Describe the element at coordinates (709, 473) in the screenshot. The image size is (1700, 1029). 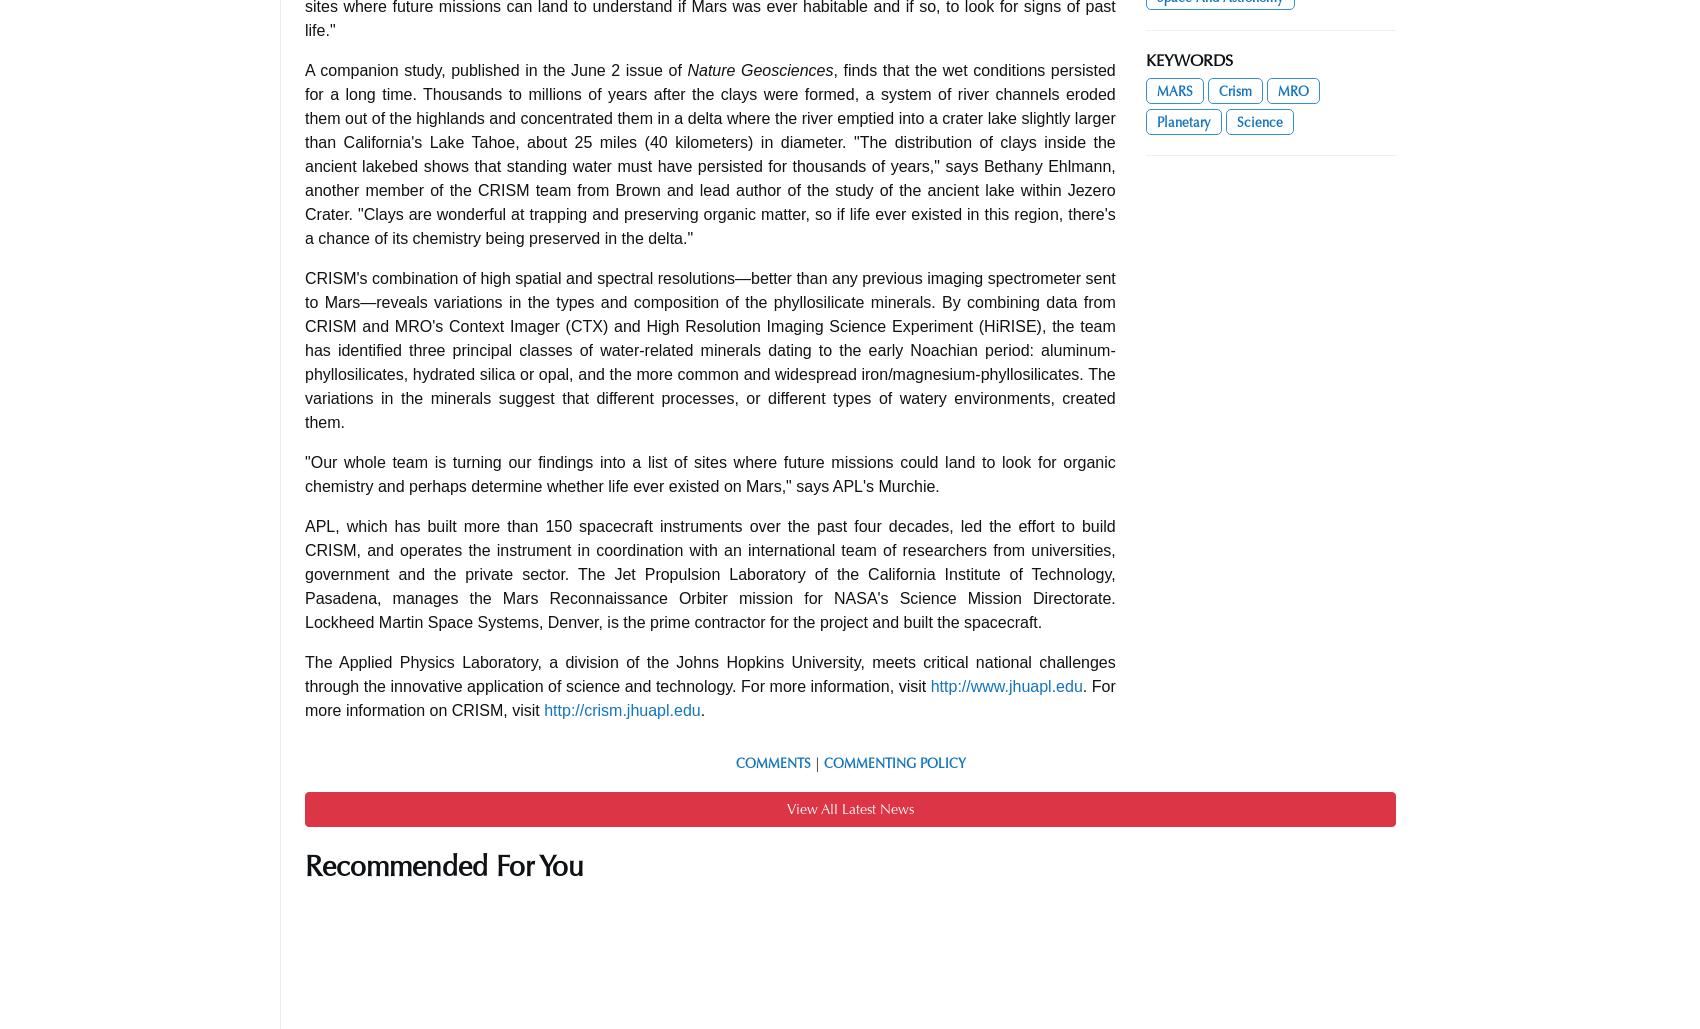
I see `'"Our whole team is turning our findings into a list of sites where future missions could land to look for organic chemistry and perhaps determine whether life ever existed on Mars," says APL's Murchie.'` at that location.